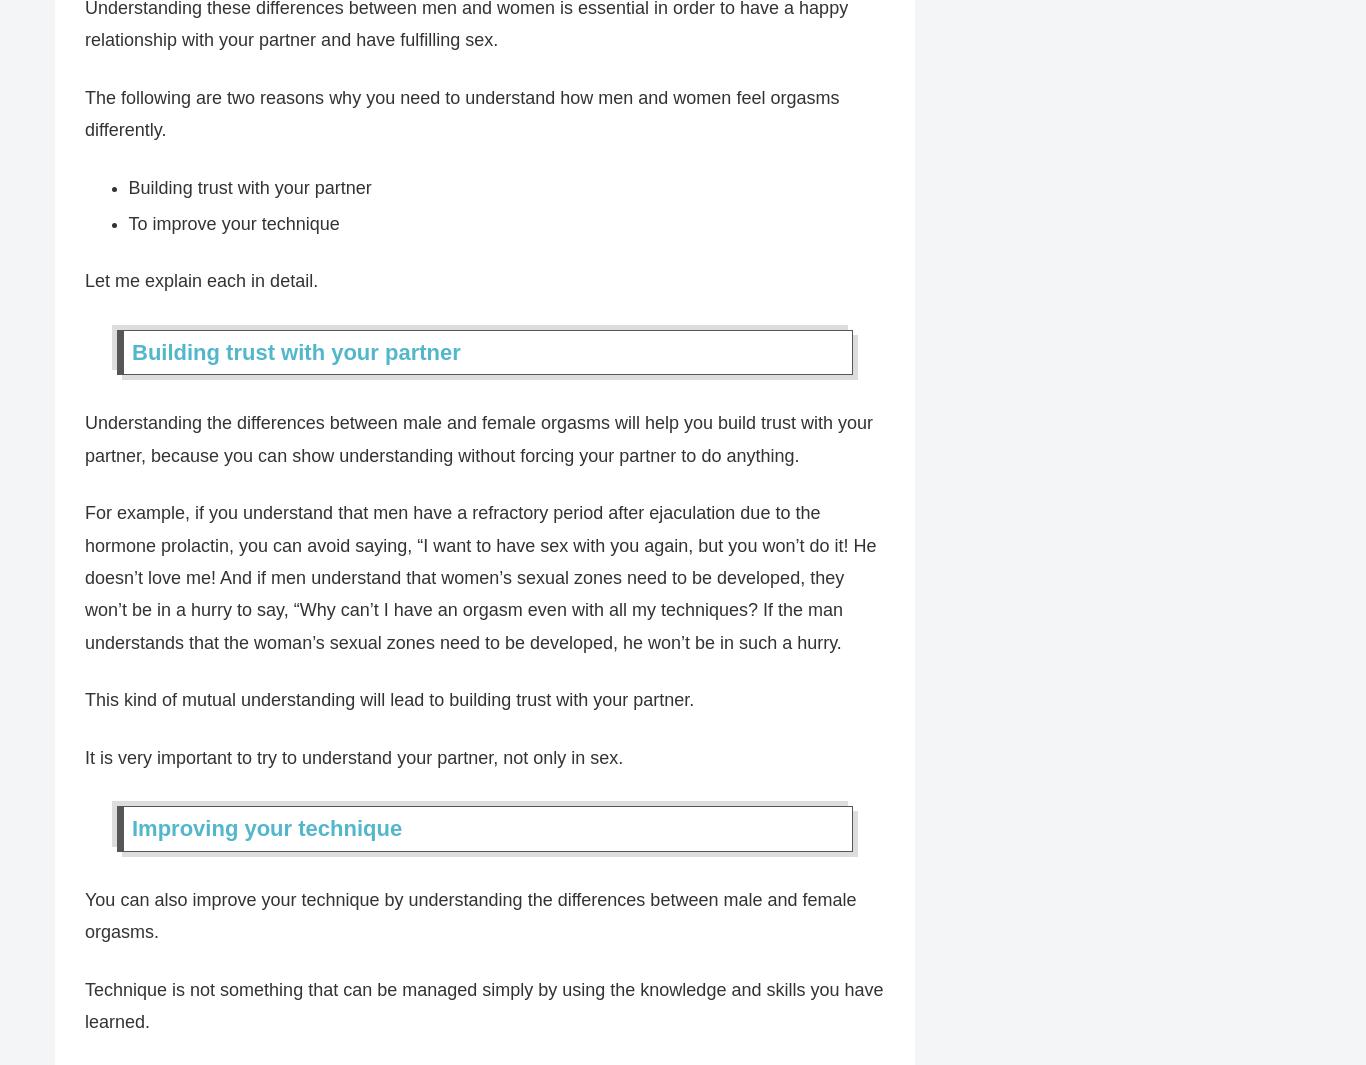  Describe the element at coordinates (233, 222) in the screenshot. I see `'To improve your technique'` at that location.